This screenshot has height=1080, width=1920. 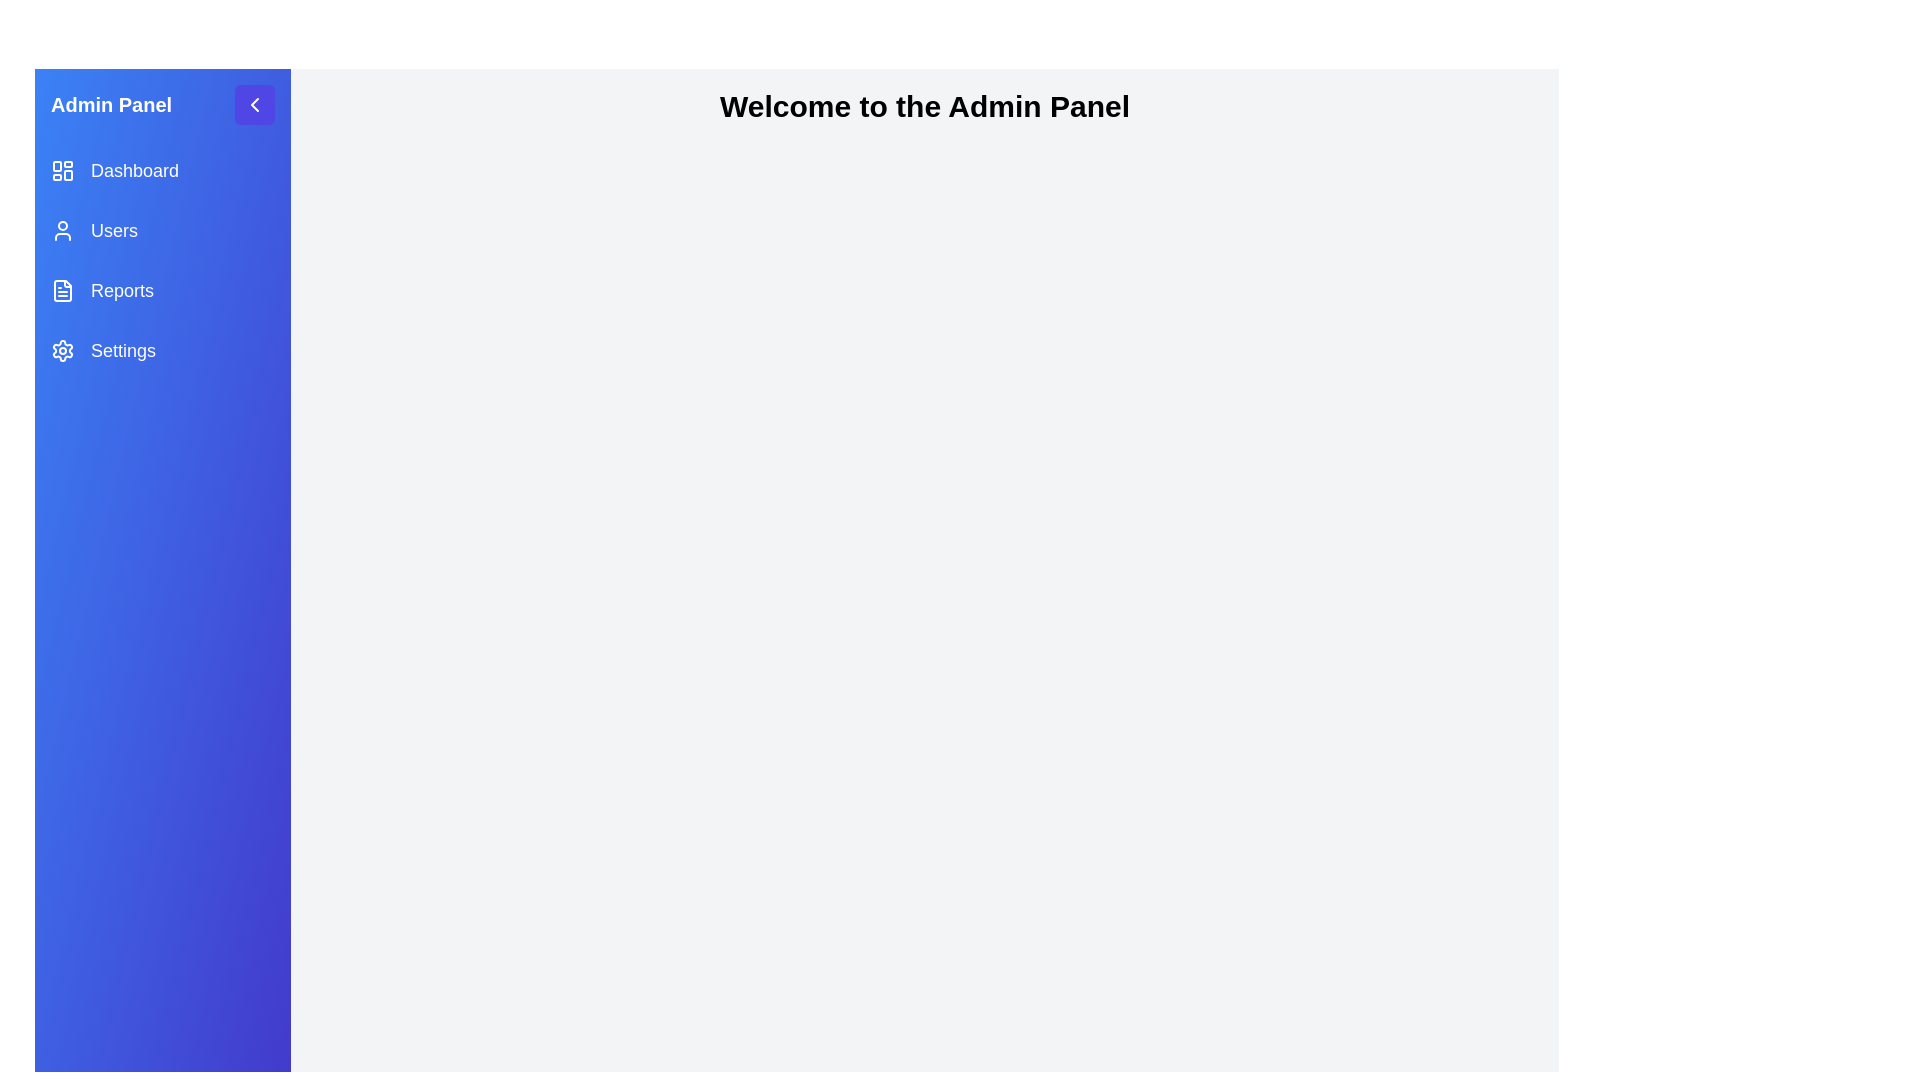 I want to click on the 'Reports' label in the vertical navigation menu, which indicates the 'Reports' section of the application, so click(x=121, y=290).